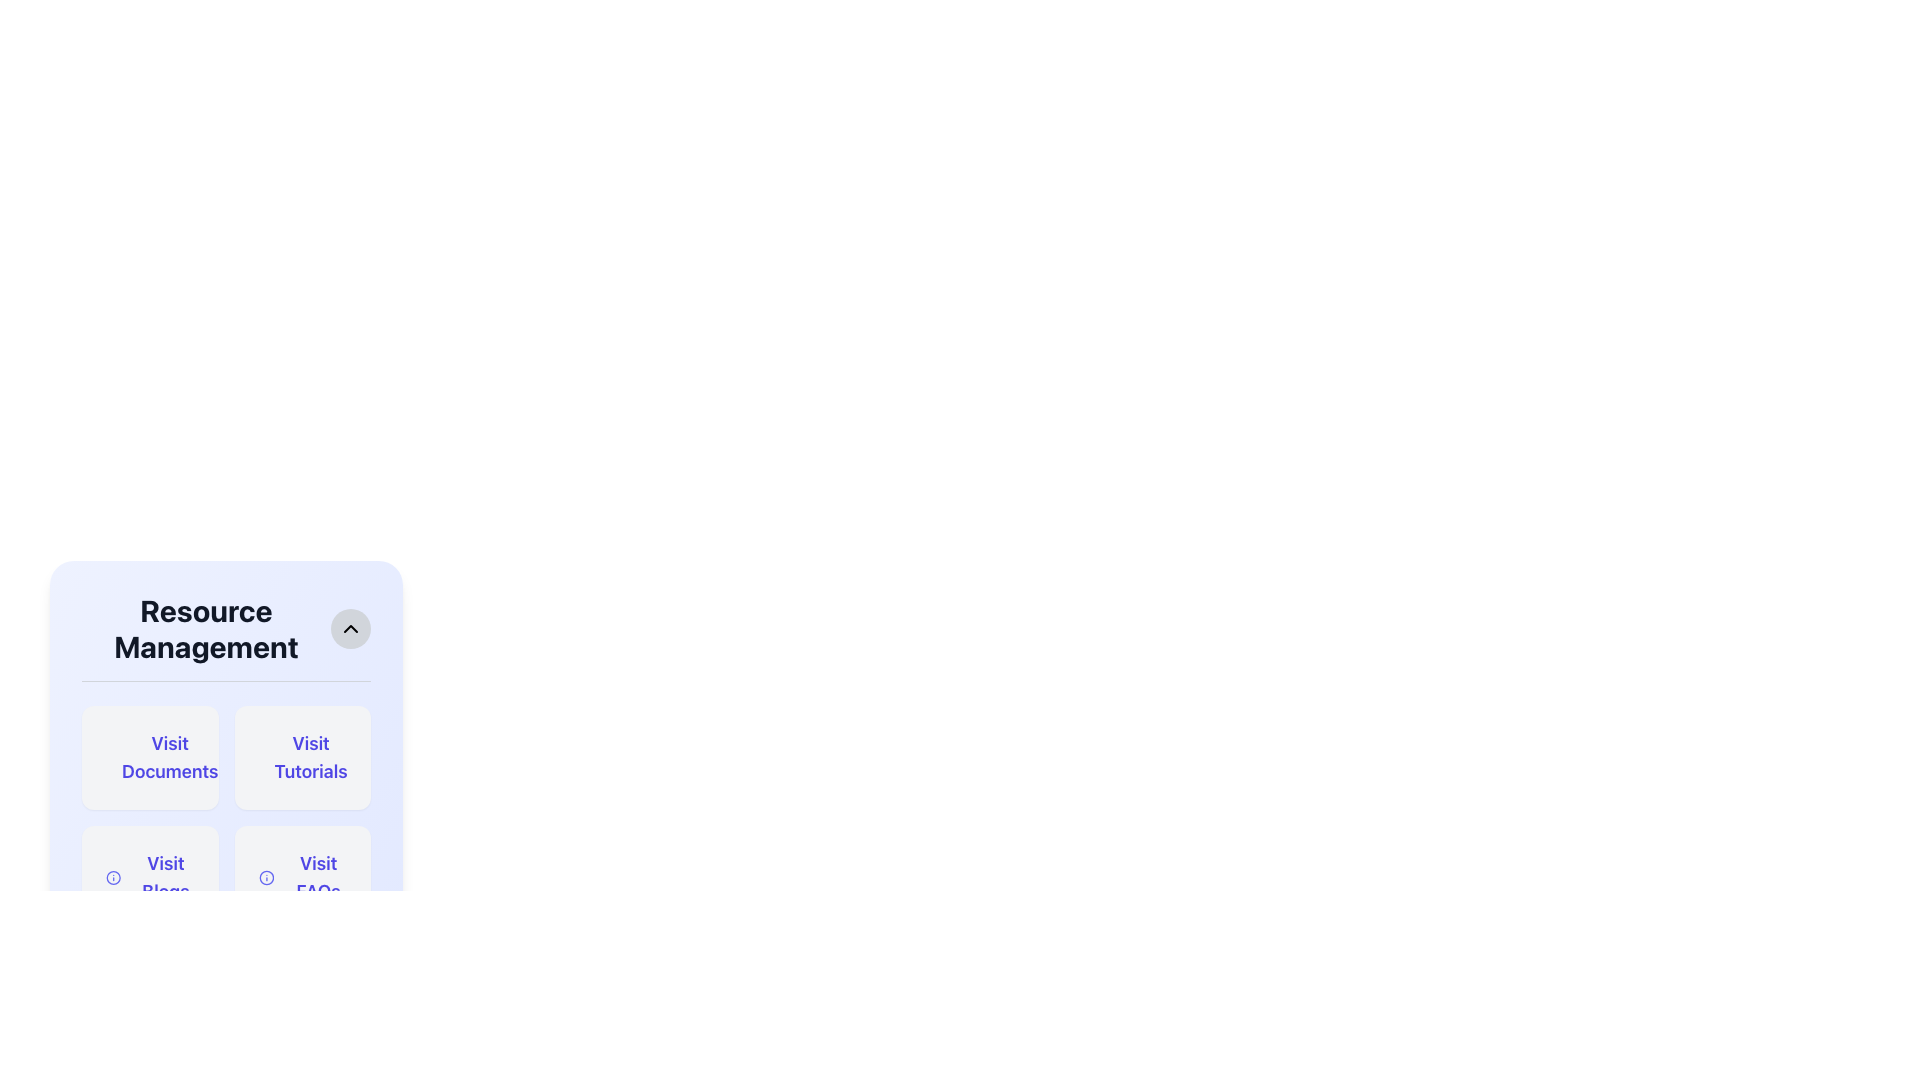  Describe the element at coordinates (206, 627) in the screenshot. I see `bold header text 'Resource Management' styled in black on a light background for context` at that location.